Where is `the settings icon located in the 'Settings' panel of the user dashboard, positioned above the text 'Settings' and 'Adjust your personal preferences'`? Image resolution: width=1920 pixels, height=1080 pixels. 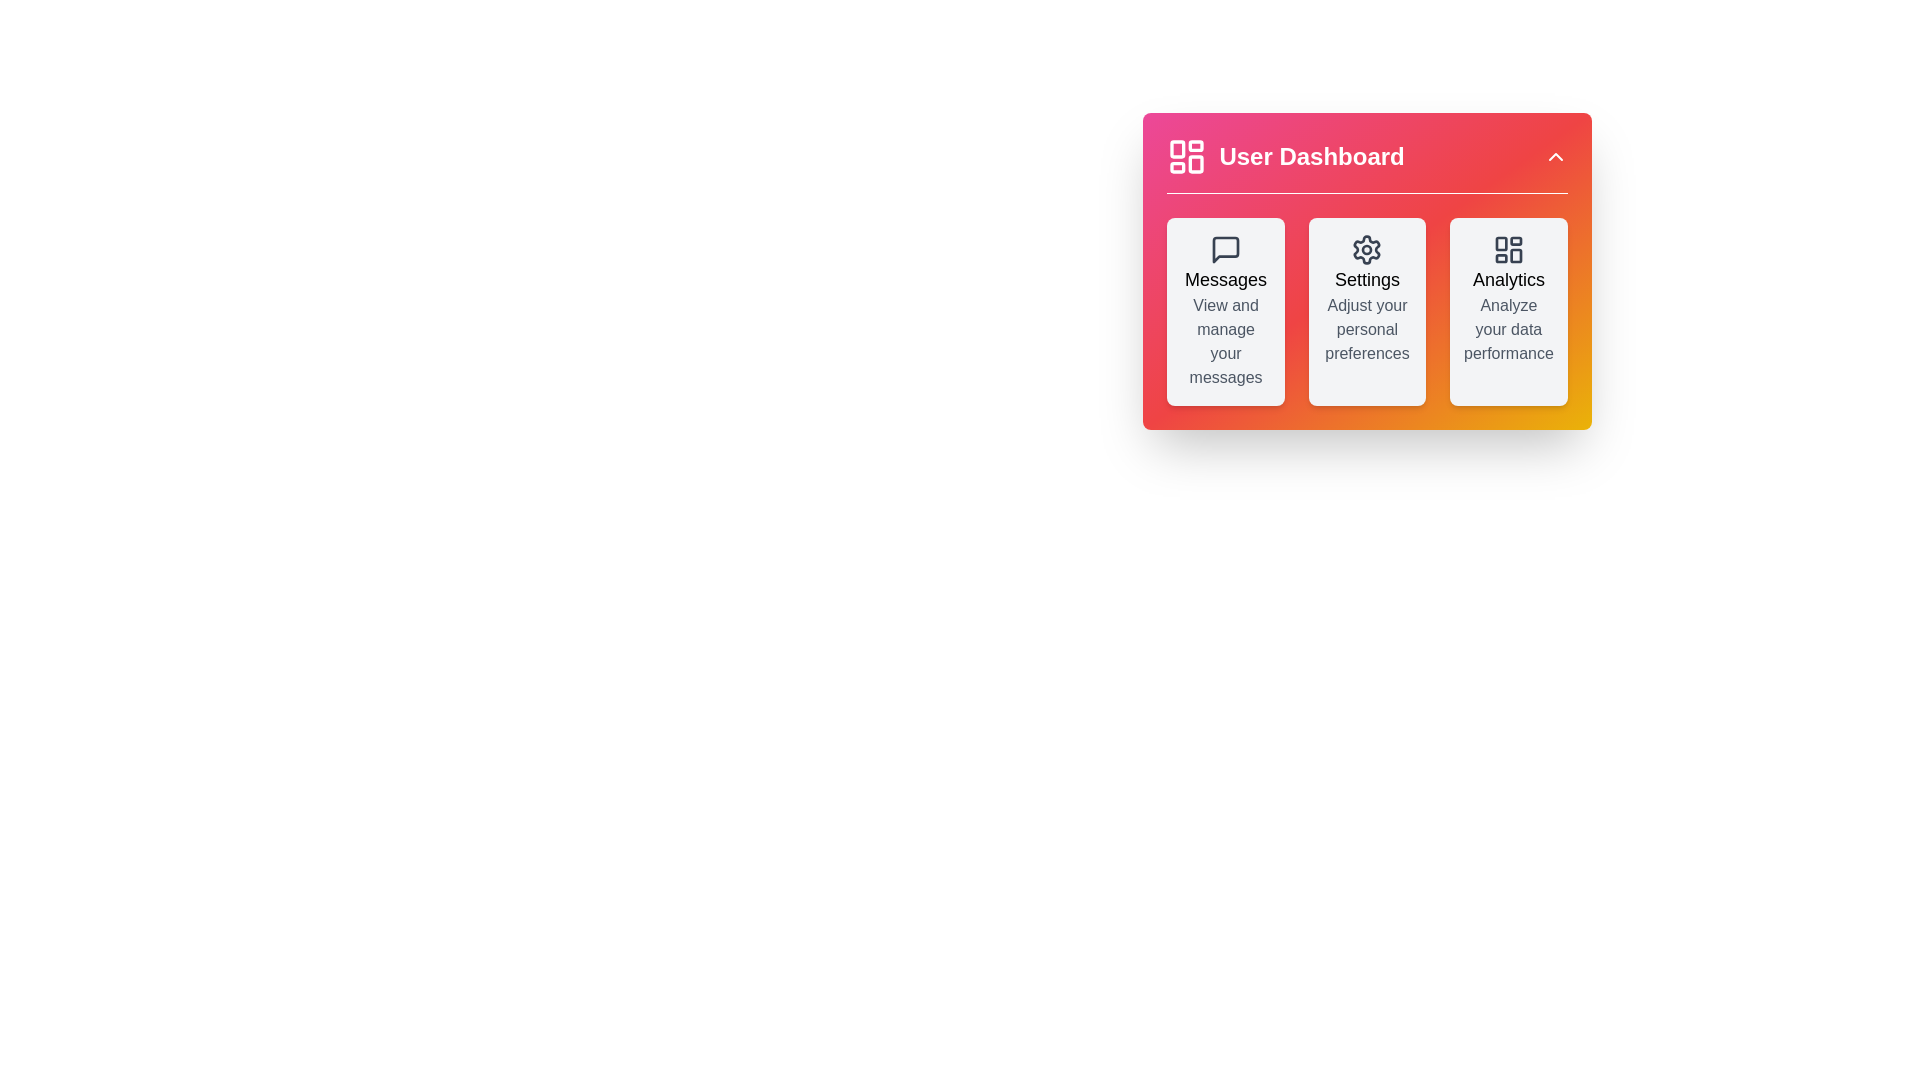
the settings icon located in the 'Settings' panel of the user dashboard, positioned above the text 'Settings' and 'Adjust your personal preferences' is located at coordinates (1366, 249).